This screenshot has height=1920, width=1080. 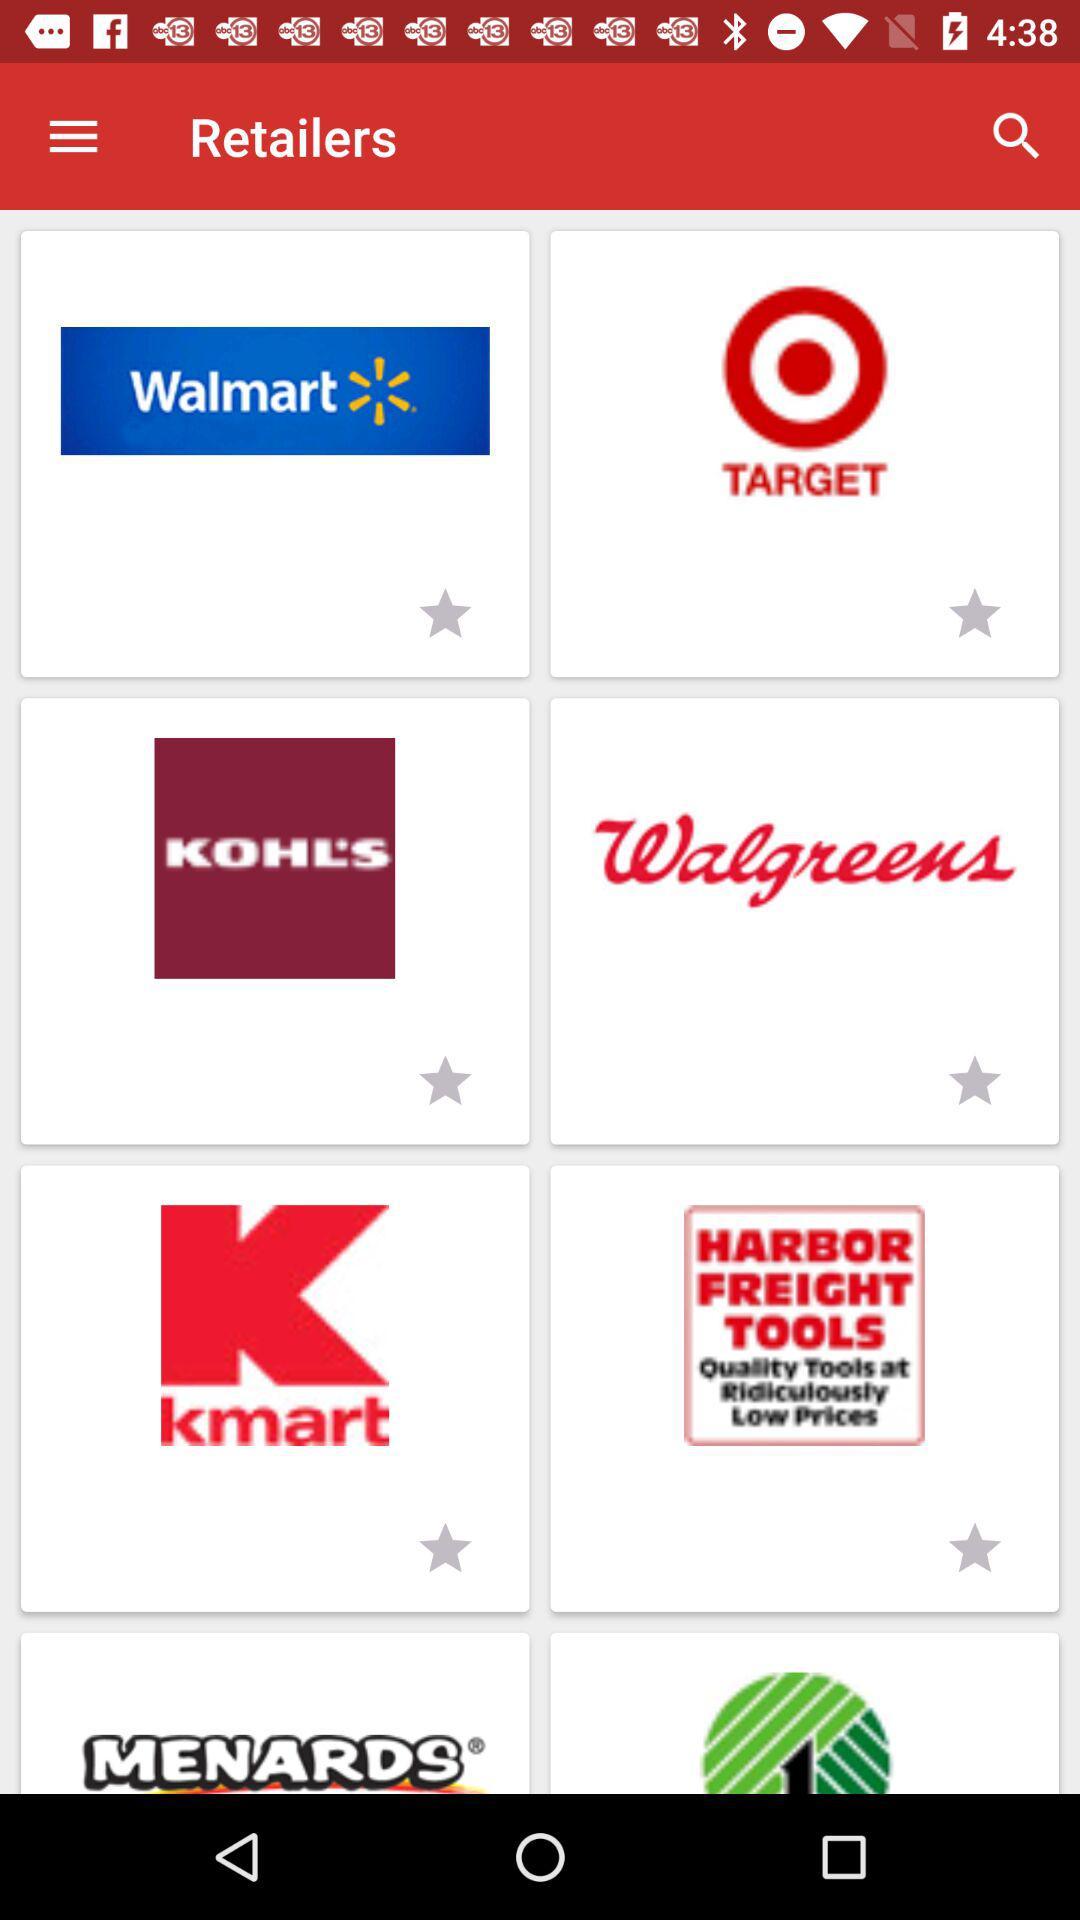 What do you see at coordinates (275, 1712) in the screenshot?
I see `the option which is below kmart` at bounding box center [275, 1712].